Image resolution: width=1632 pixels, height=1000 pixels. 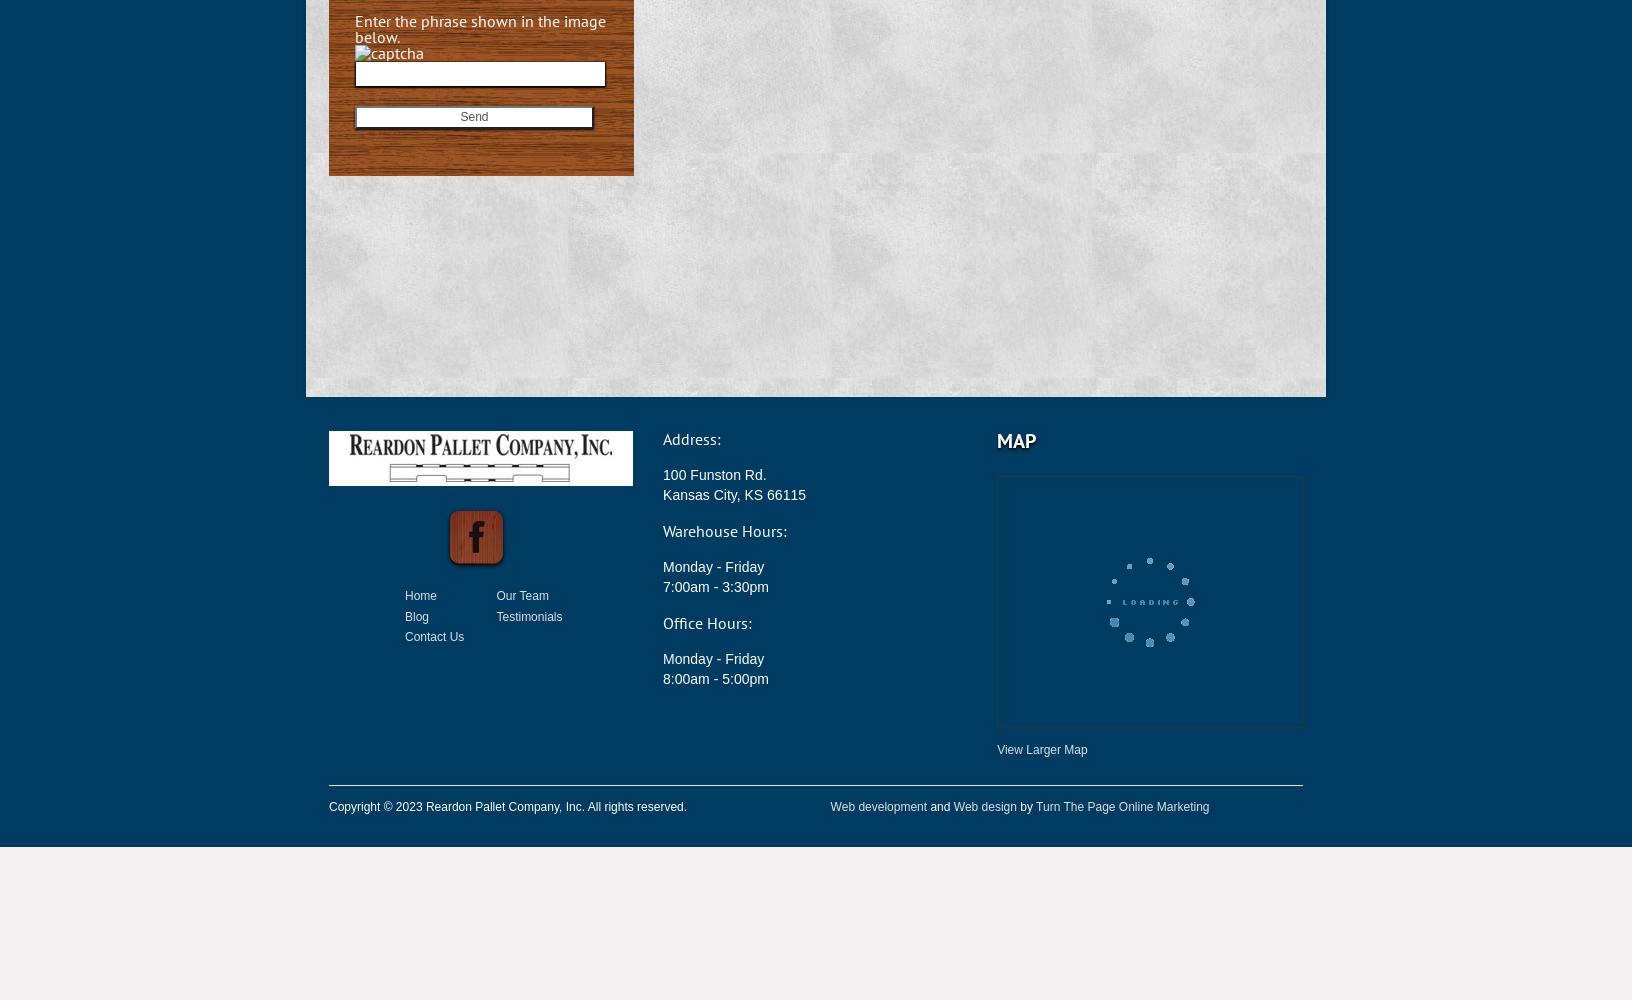 What do you see at coordinates (1034, 807) in the screenshot?
I see `'Turn The Page Online Marketing'` at bounding box center [1034, 807].